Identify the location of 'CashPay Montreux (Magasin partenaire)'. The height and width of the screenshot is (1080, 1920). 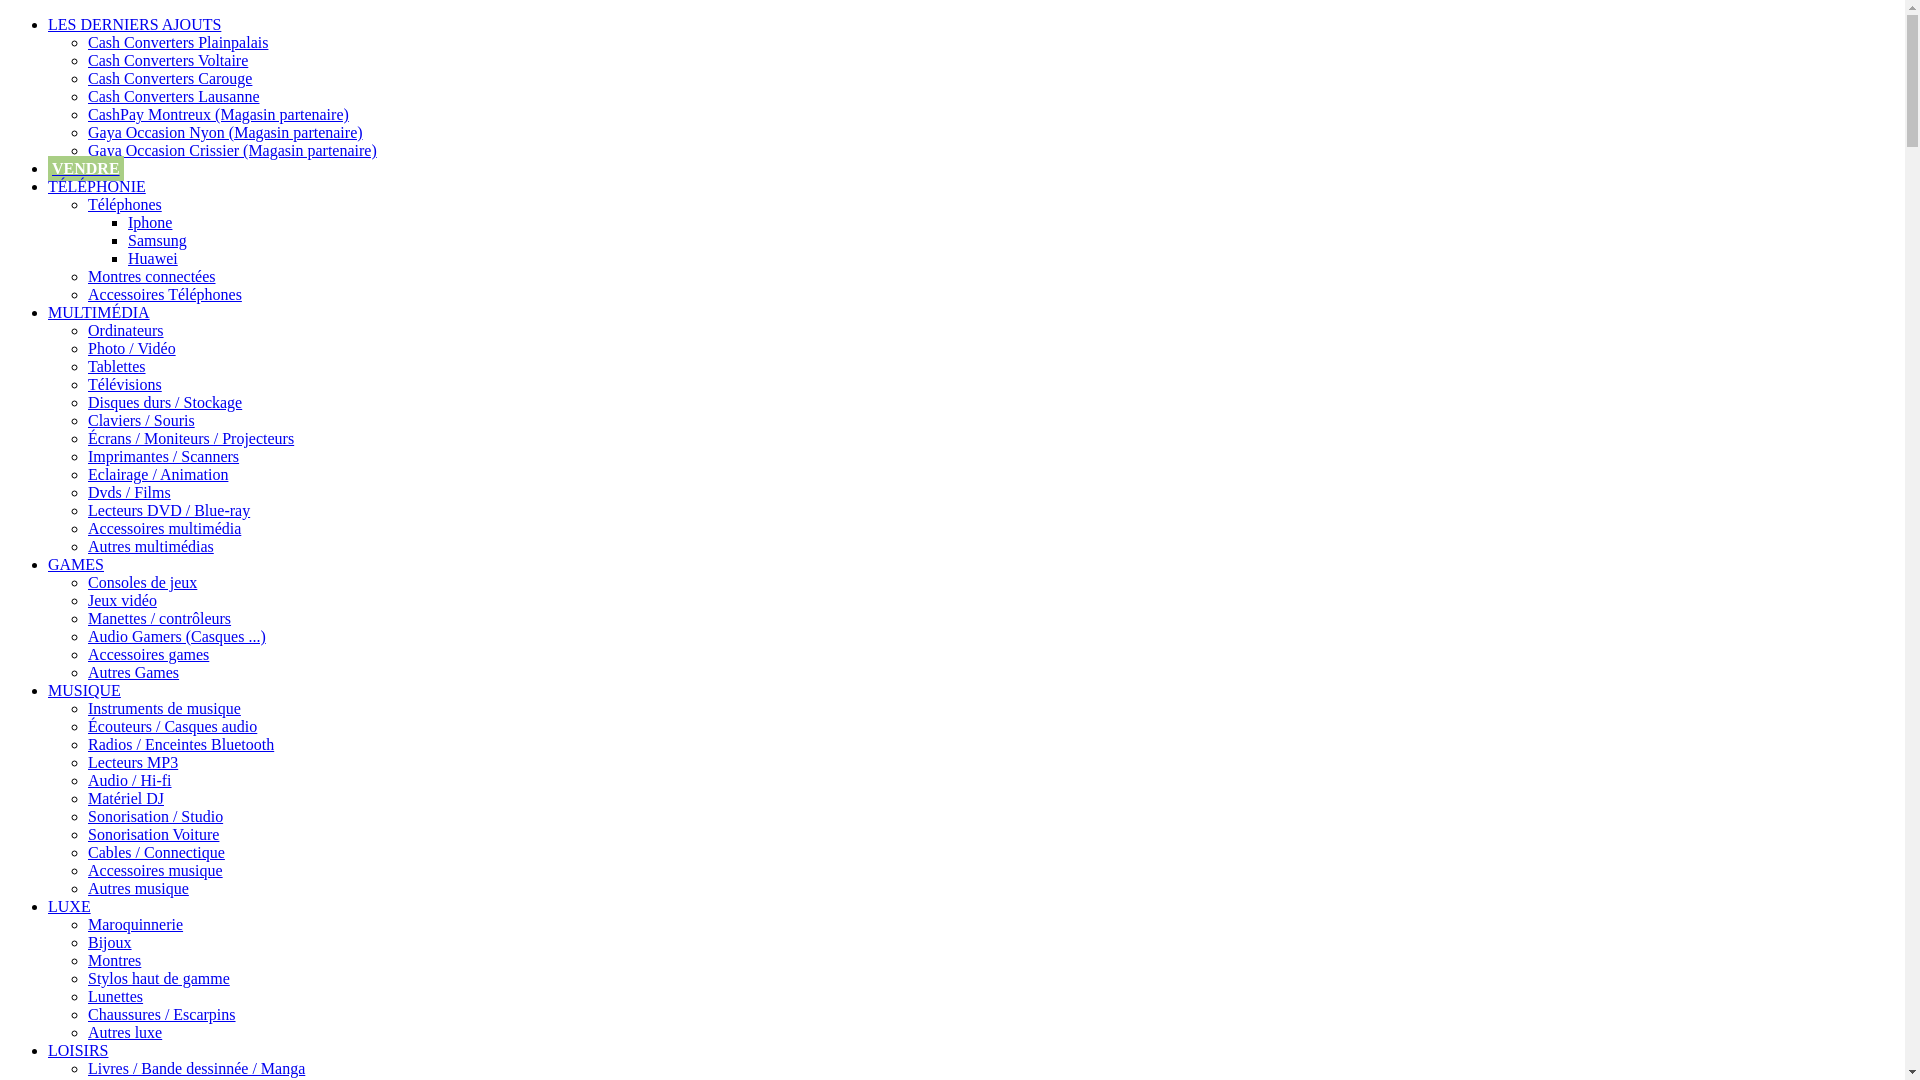
(218, 114).